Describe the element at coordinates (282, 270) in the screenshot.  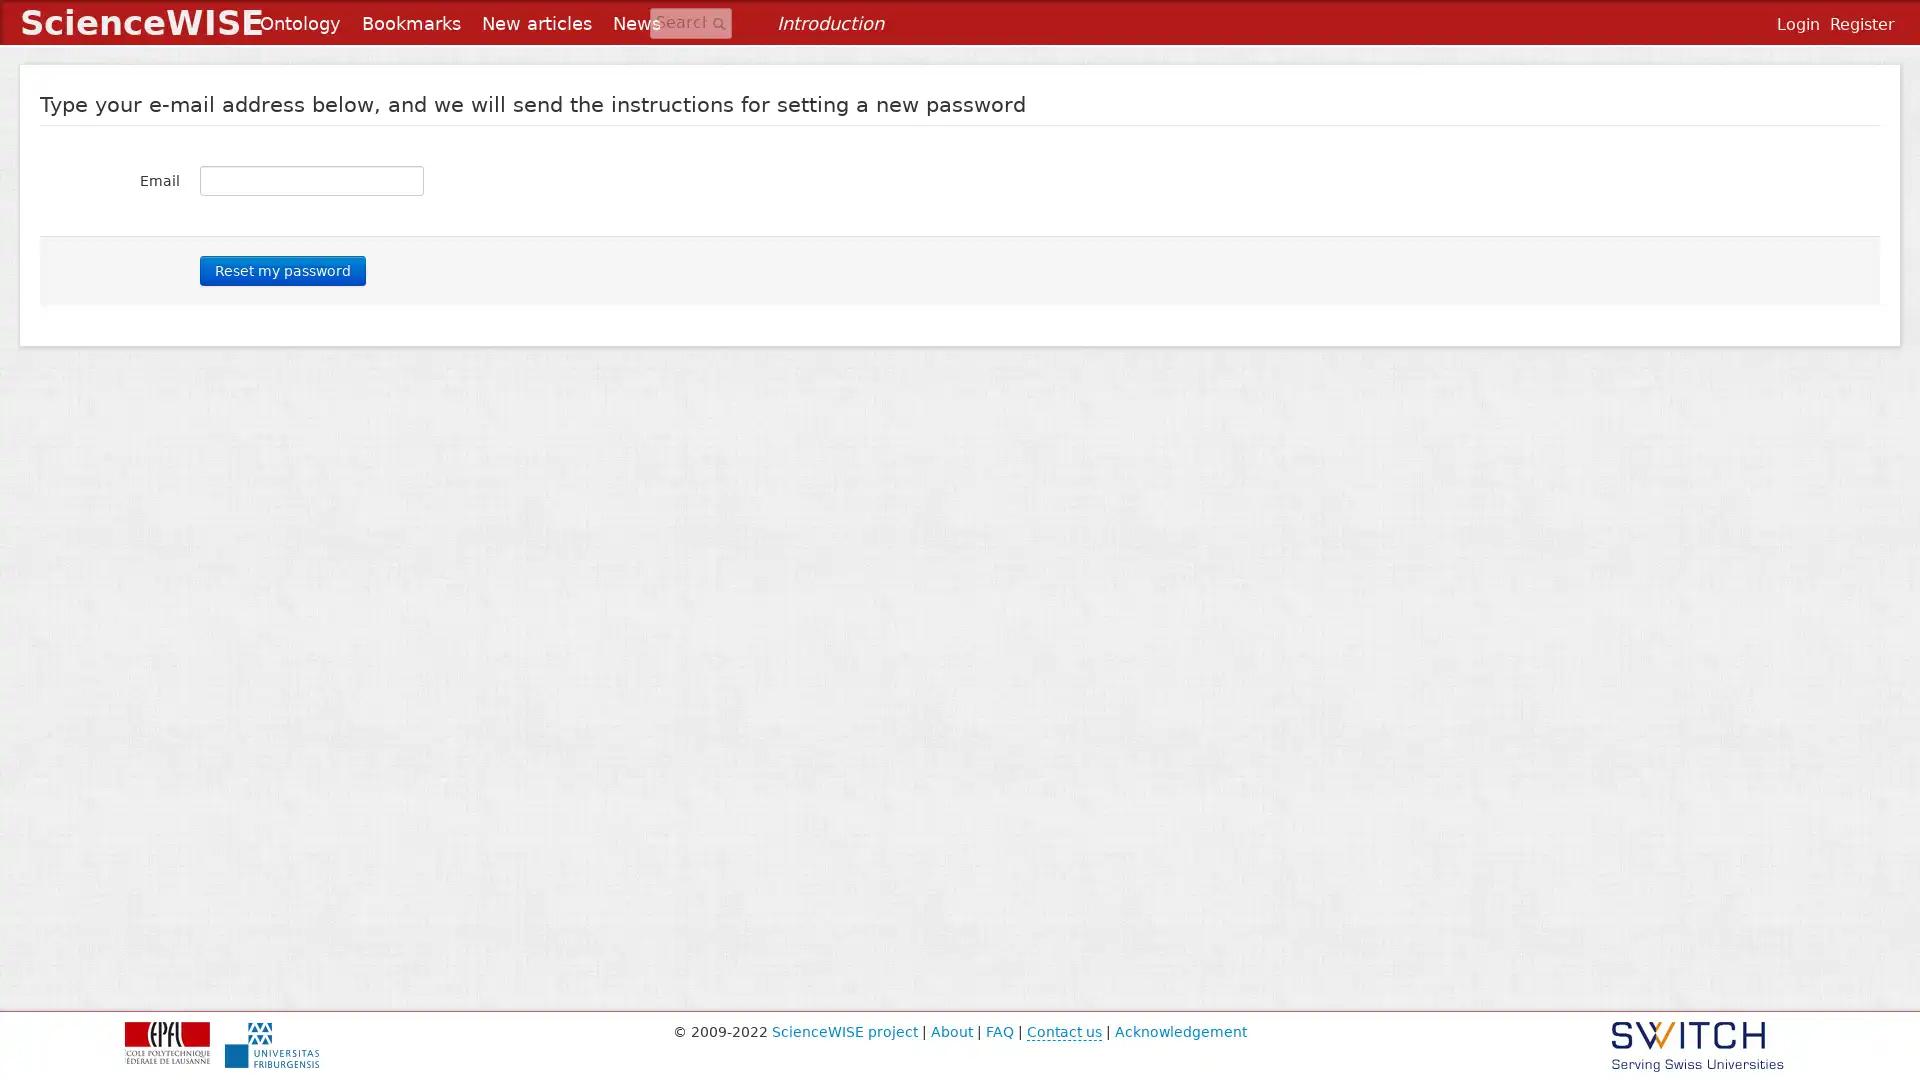
I see `Reset my password` at that location.